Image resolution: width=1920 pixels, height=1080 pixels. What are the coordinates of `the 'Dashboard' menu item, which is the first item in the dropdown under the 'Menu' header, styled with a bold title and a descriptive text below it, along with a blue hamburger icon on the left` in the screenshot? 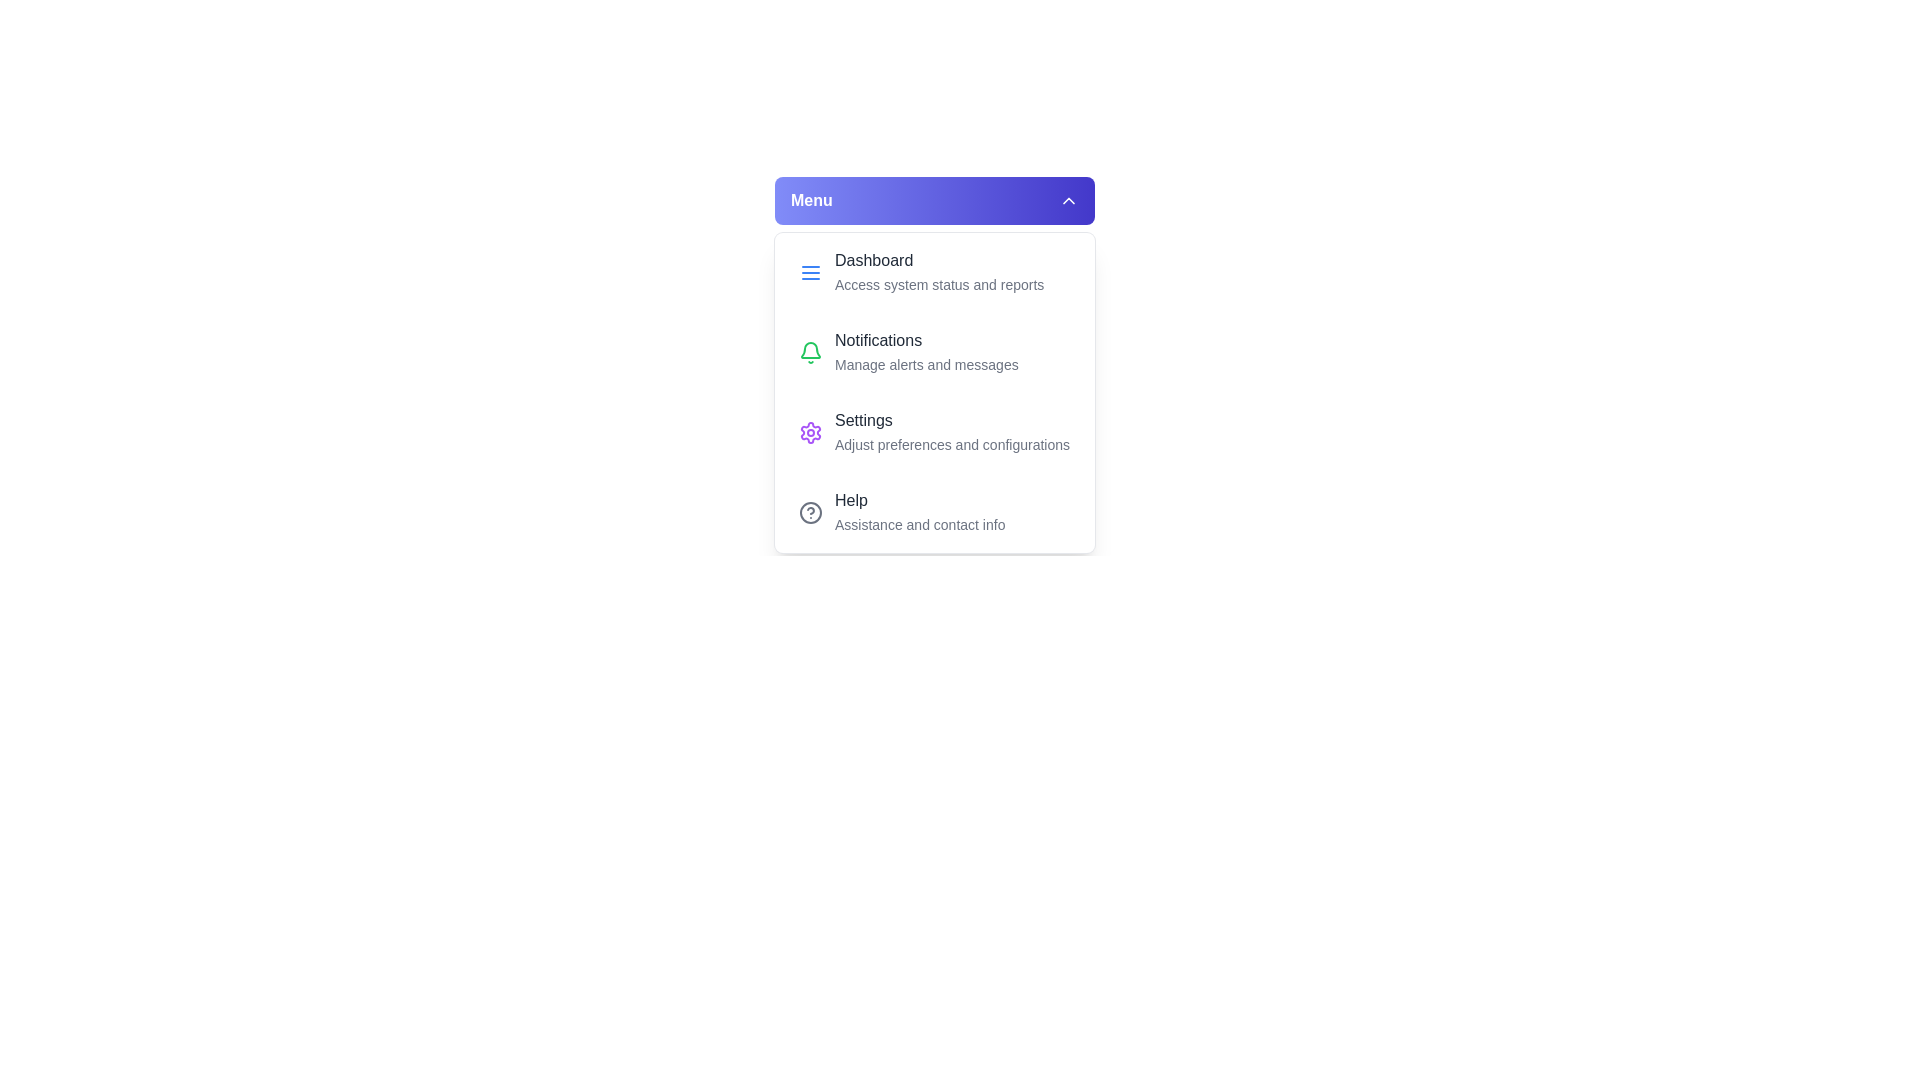 It's located at (934, 273).